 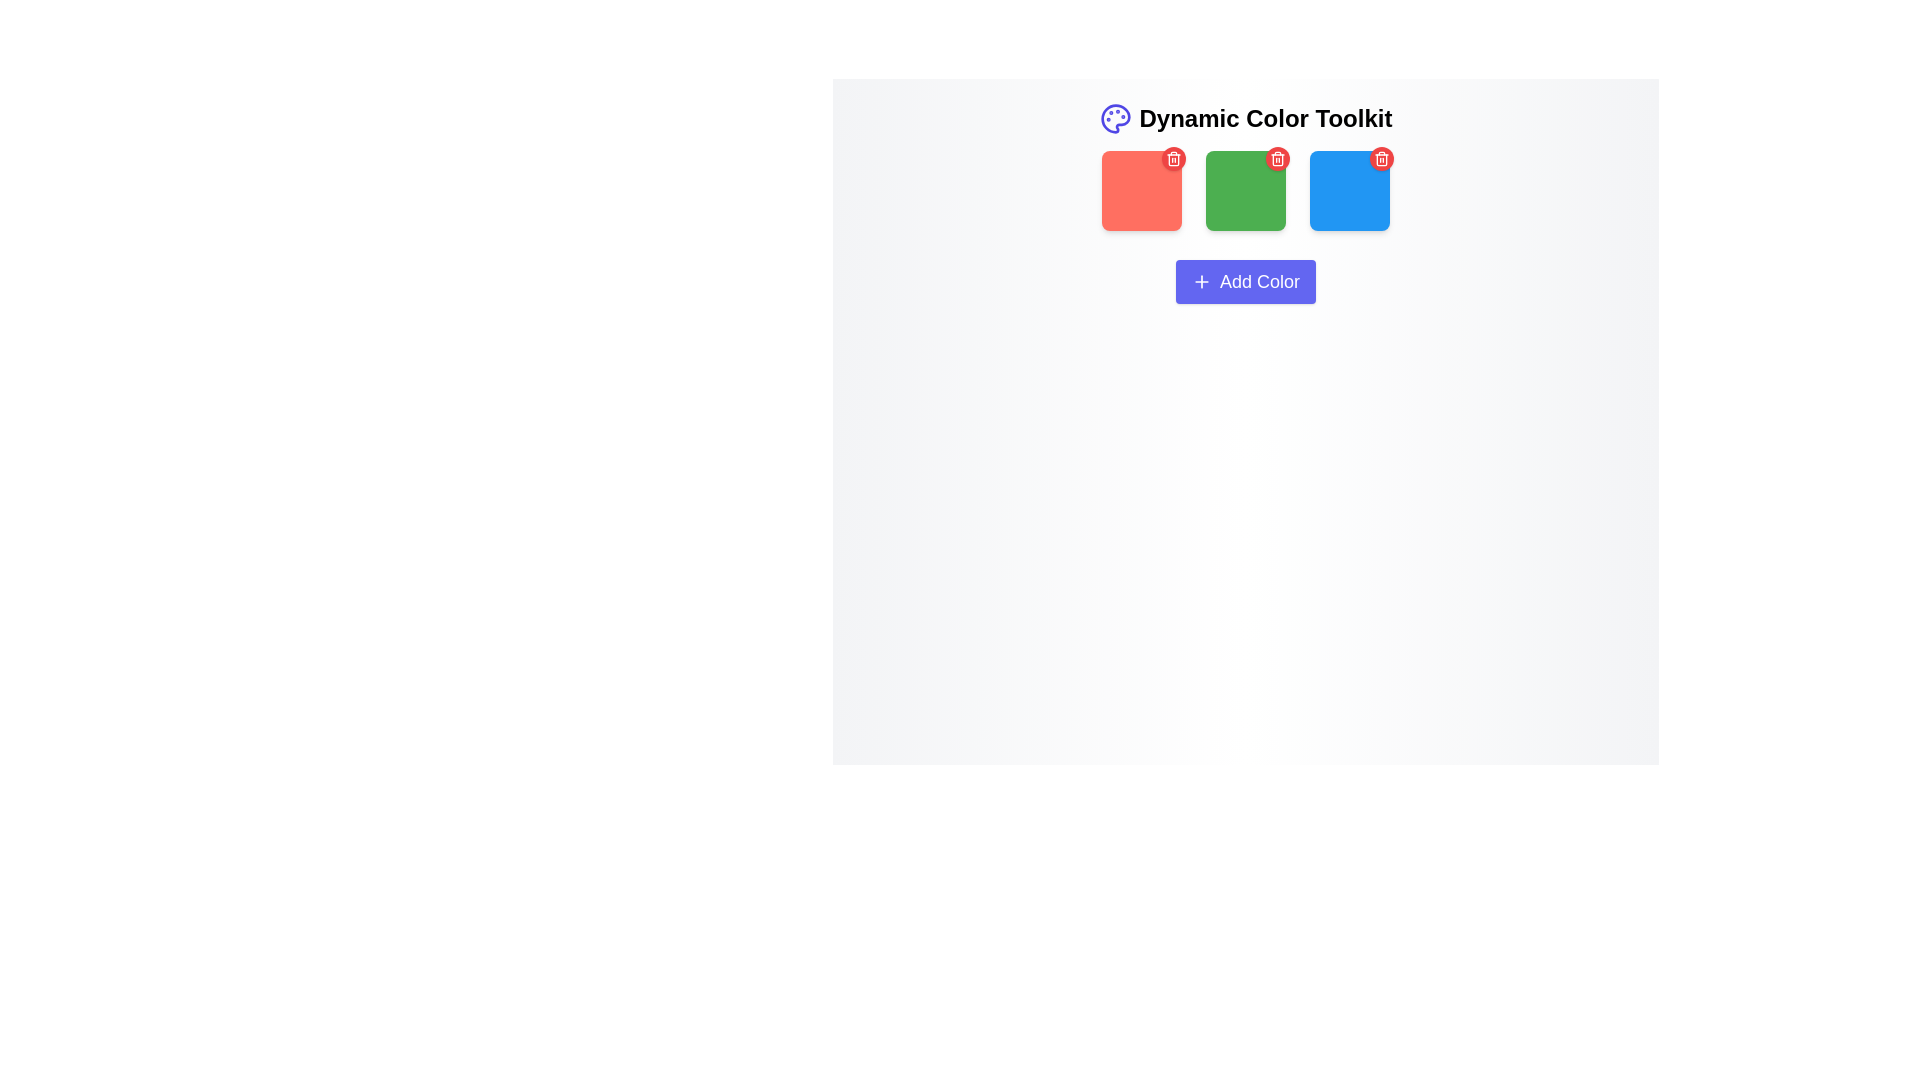 I want to click on the main body of the trash can icon represented as a rectangular shape with slight curves, located at the top right corner of the green square, so click(x=1276, y=158).